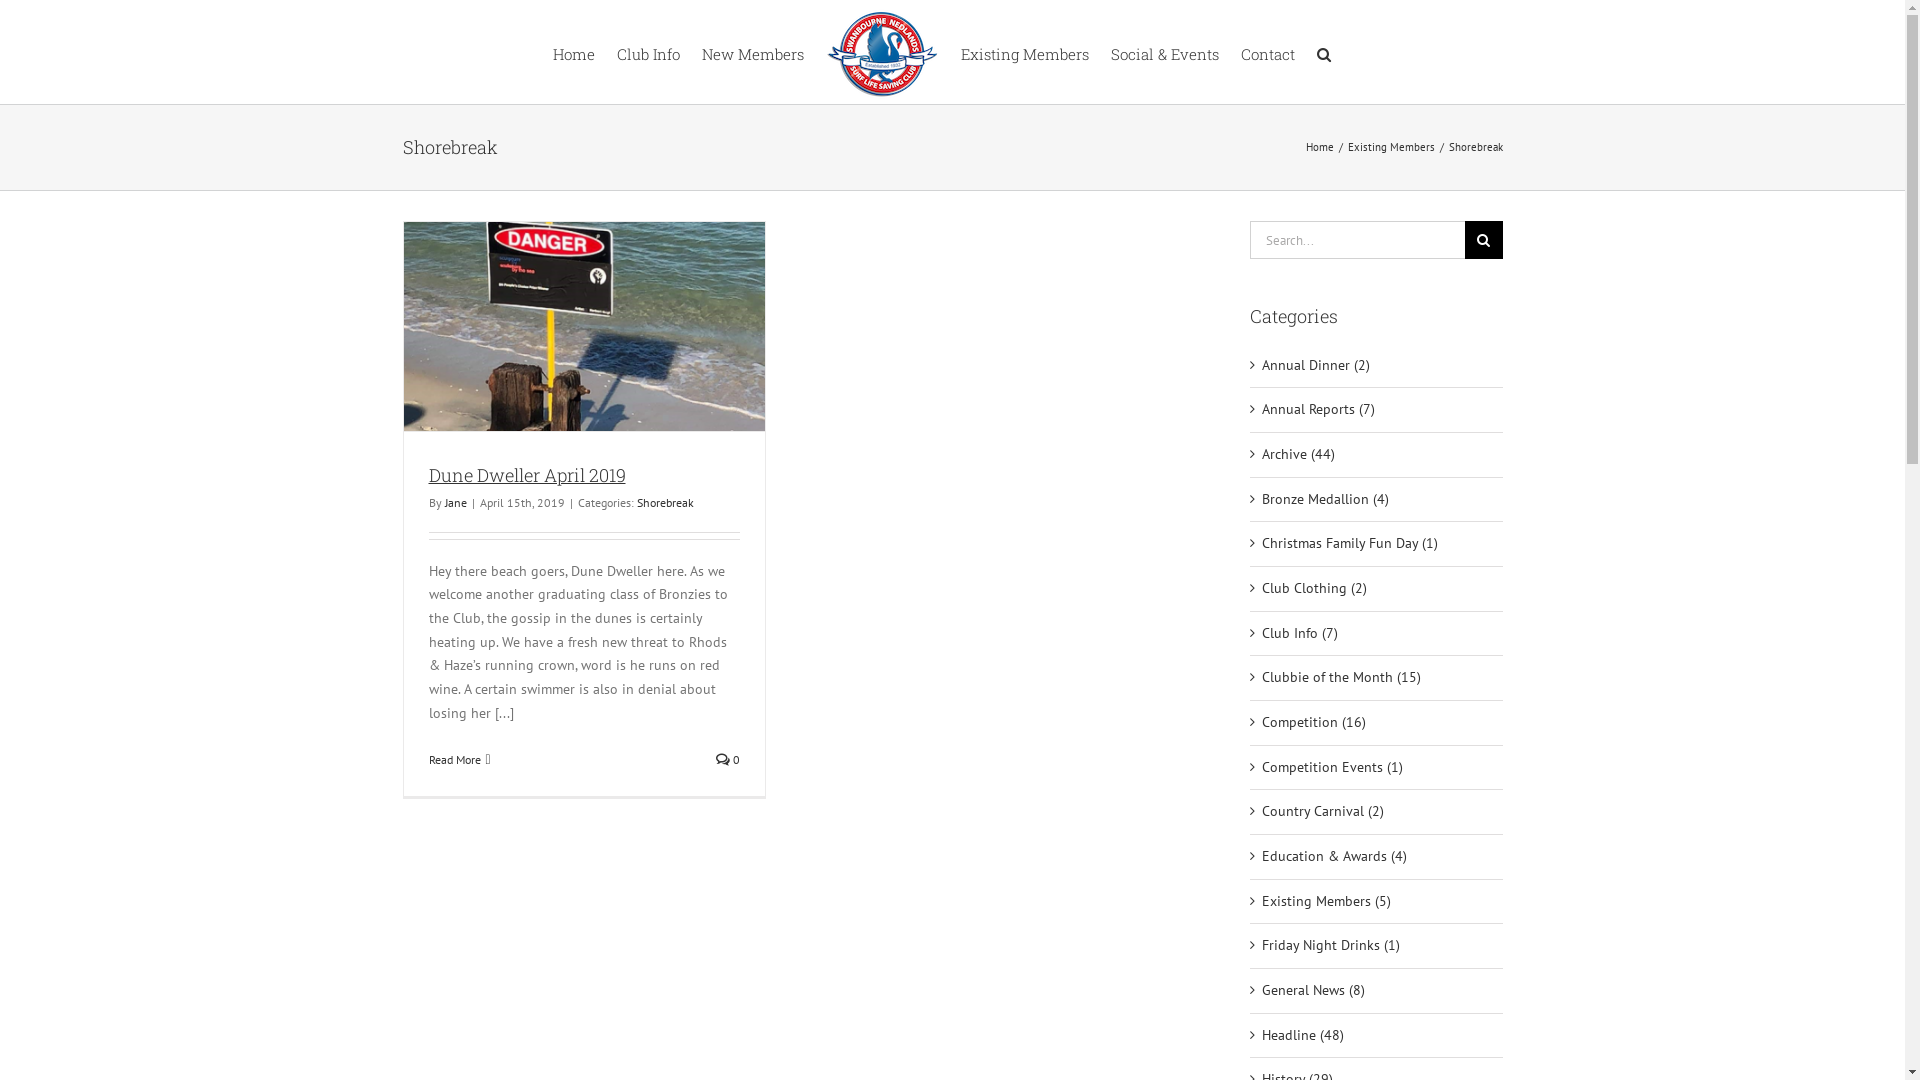 The image size is (1920, 1080). I want to click on 'Jane', so click(443, 501).